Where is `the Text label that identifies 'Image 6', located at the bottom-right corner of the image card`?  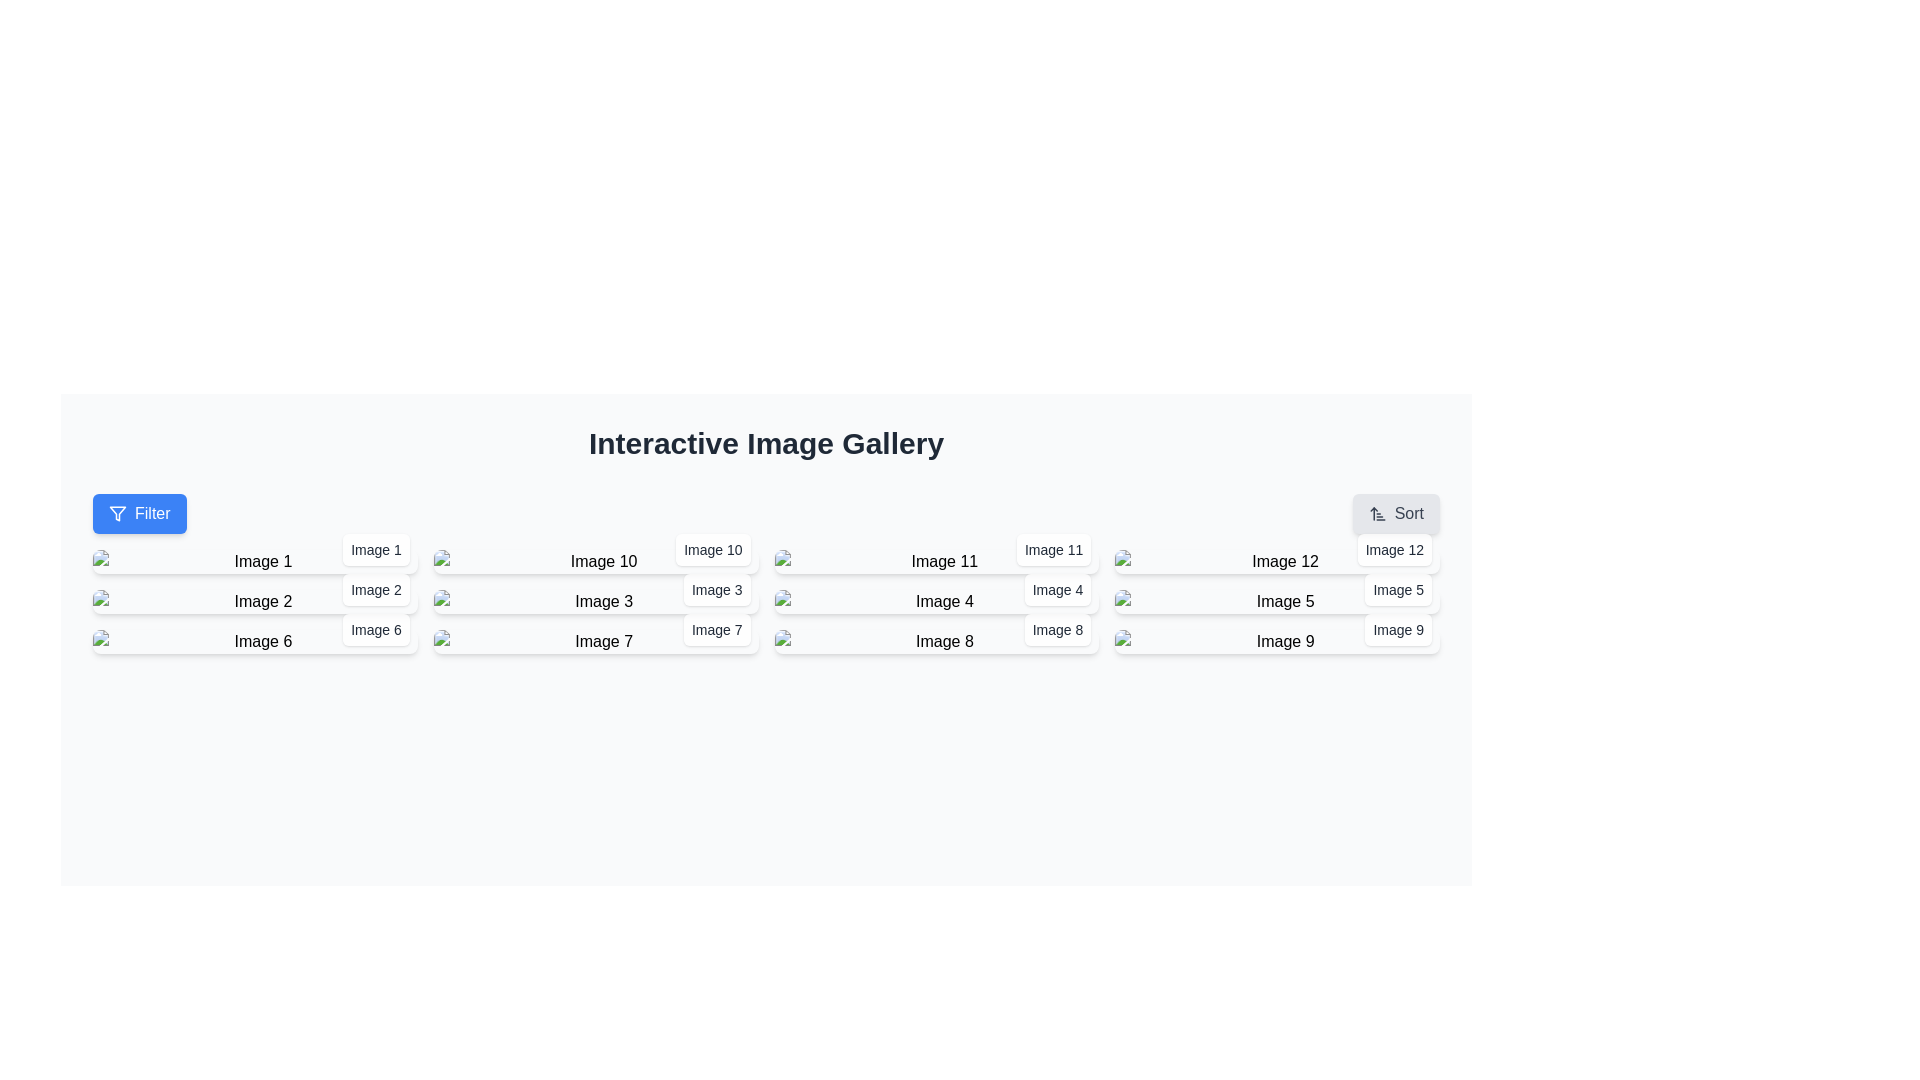
the Text label that identifies 'Image 6', located at the bottom-right corner of the image card is located at coordinates (376, 628).